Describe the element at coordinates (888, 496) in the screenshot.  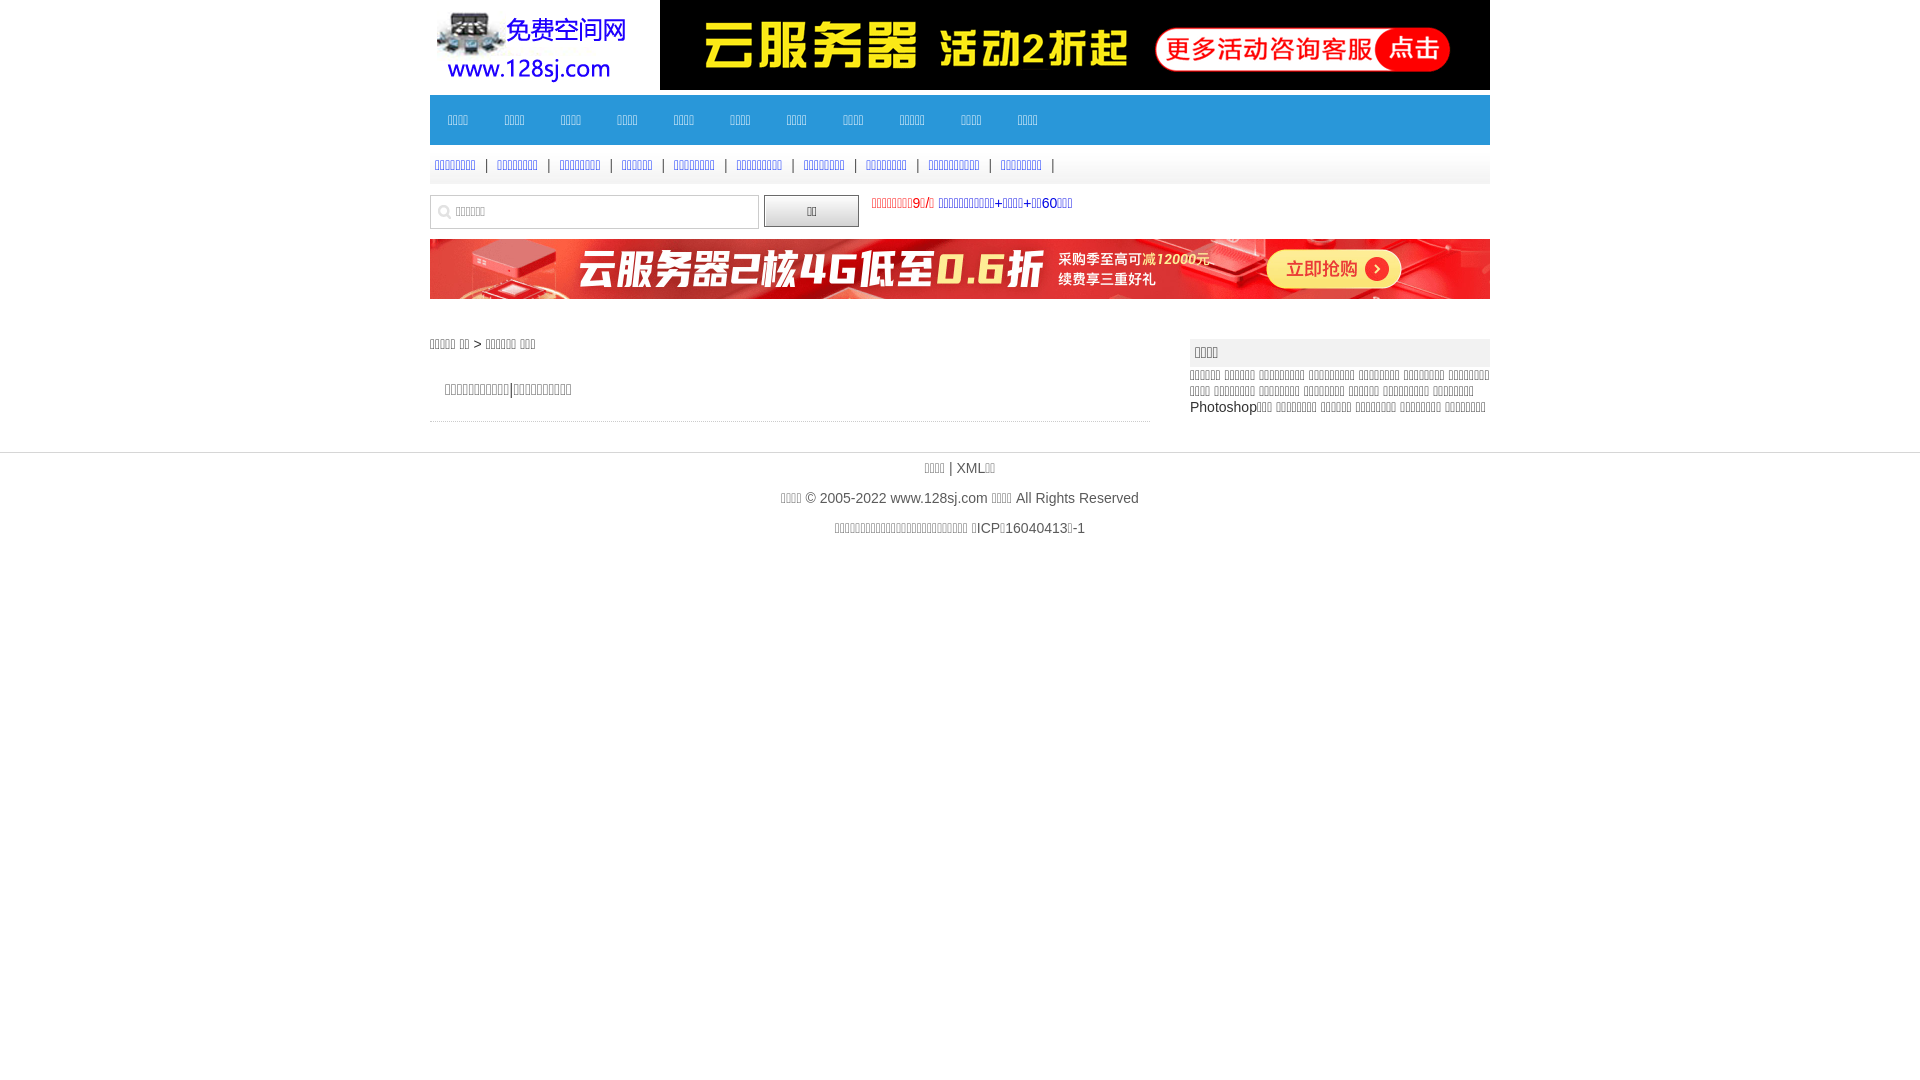
I see `'www.128sj.com'` at that location.